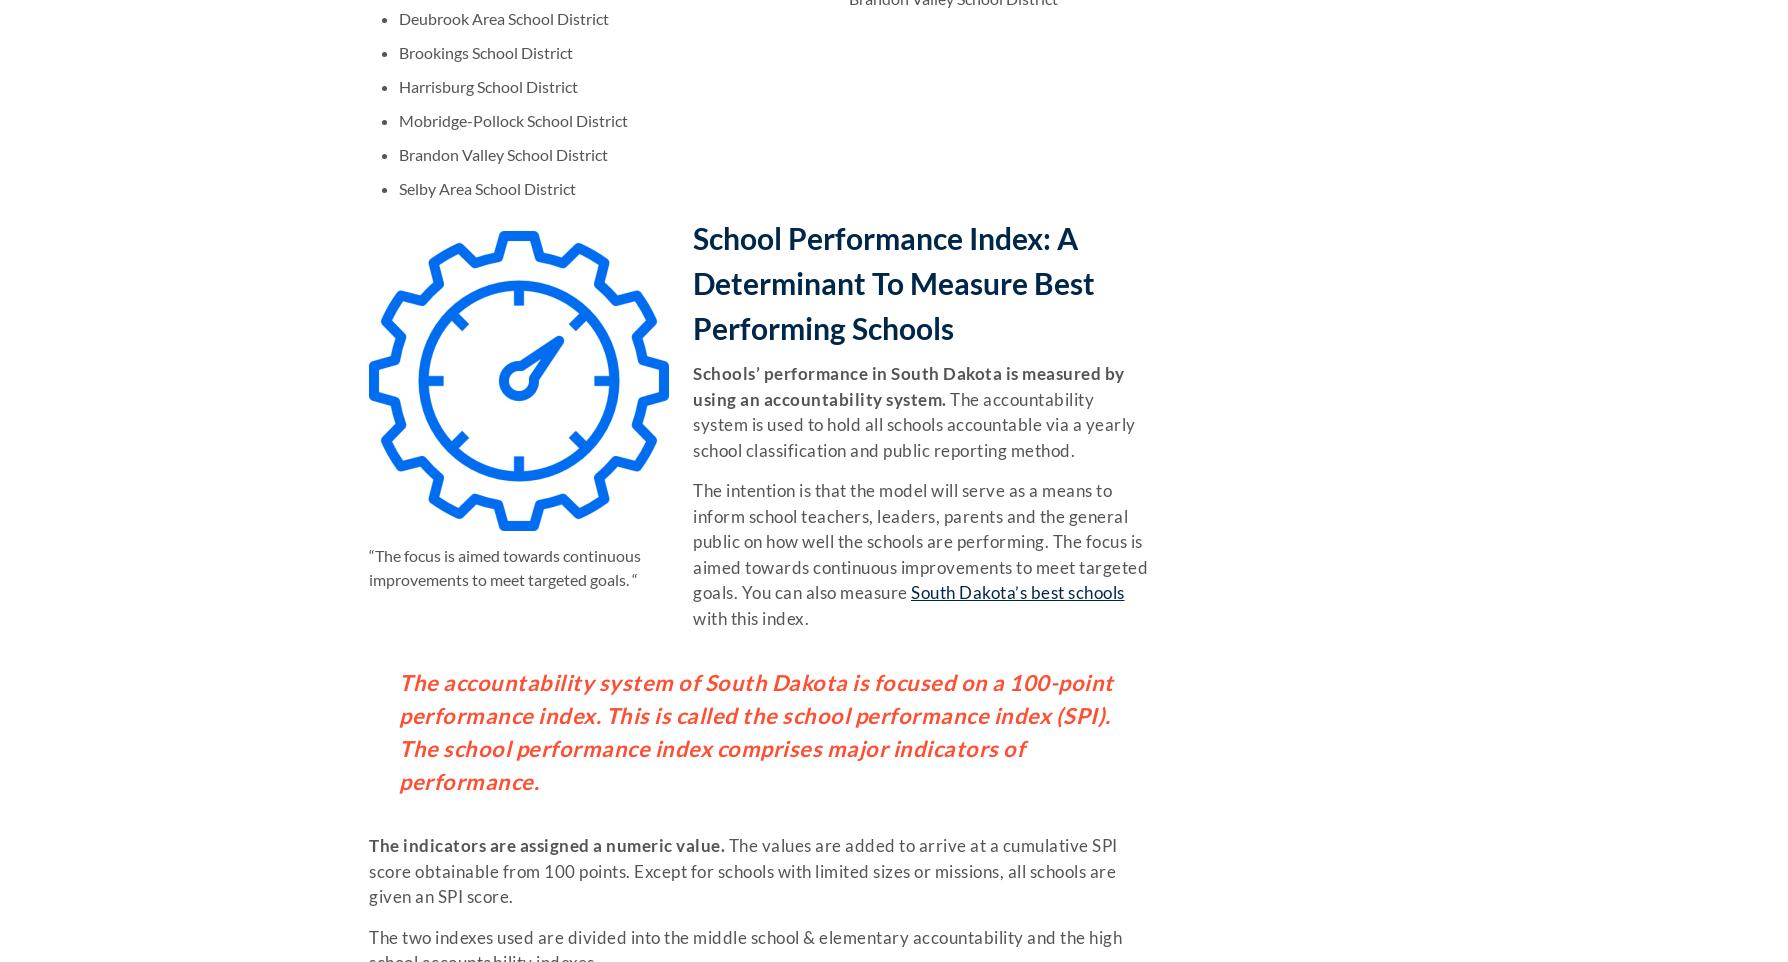 This screenshot has width=1788, height=962. I want to click on 'The indicators are assigned a numeric value.', so click(546, 845).